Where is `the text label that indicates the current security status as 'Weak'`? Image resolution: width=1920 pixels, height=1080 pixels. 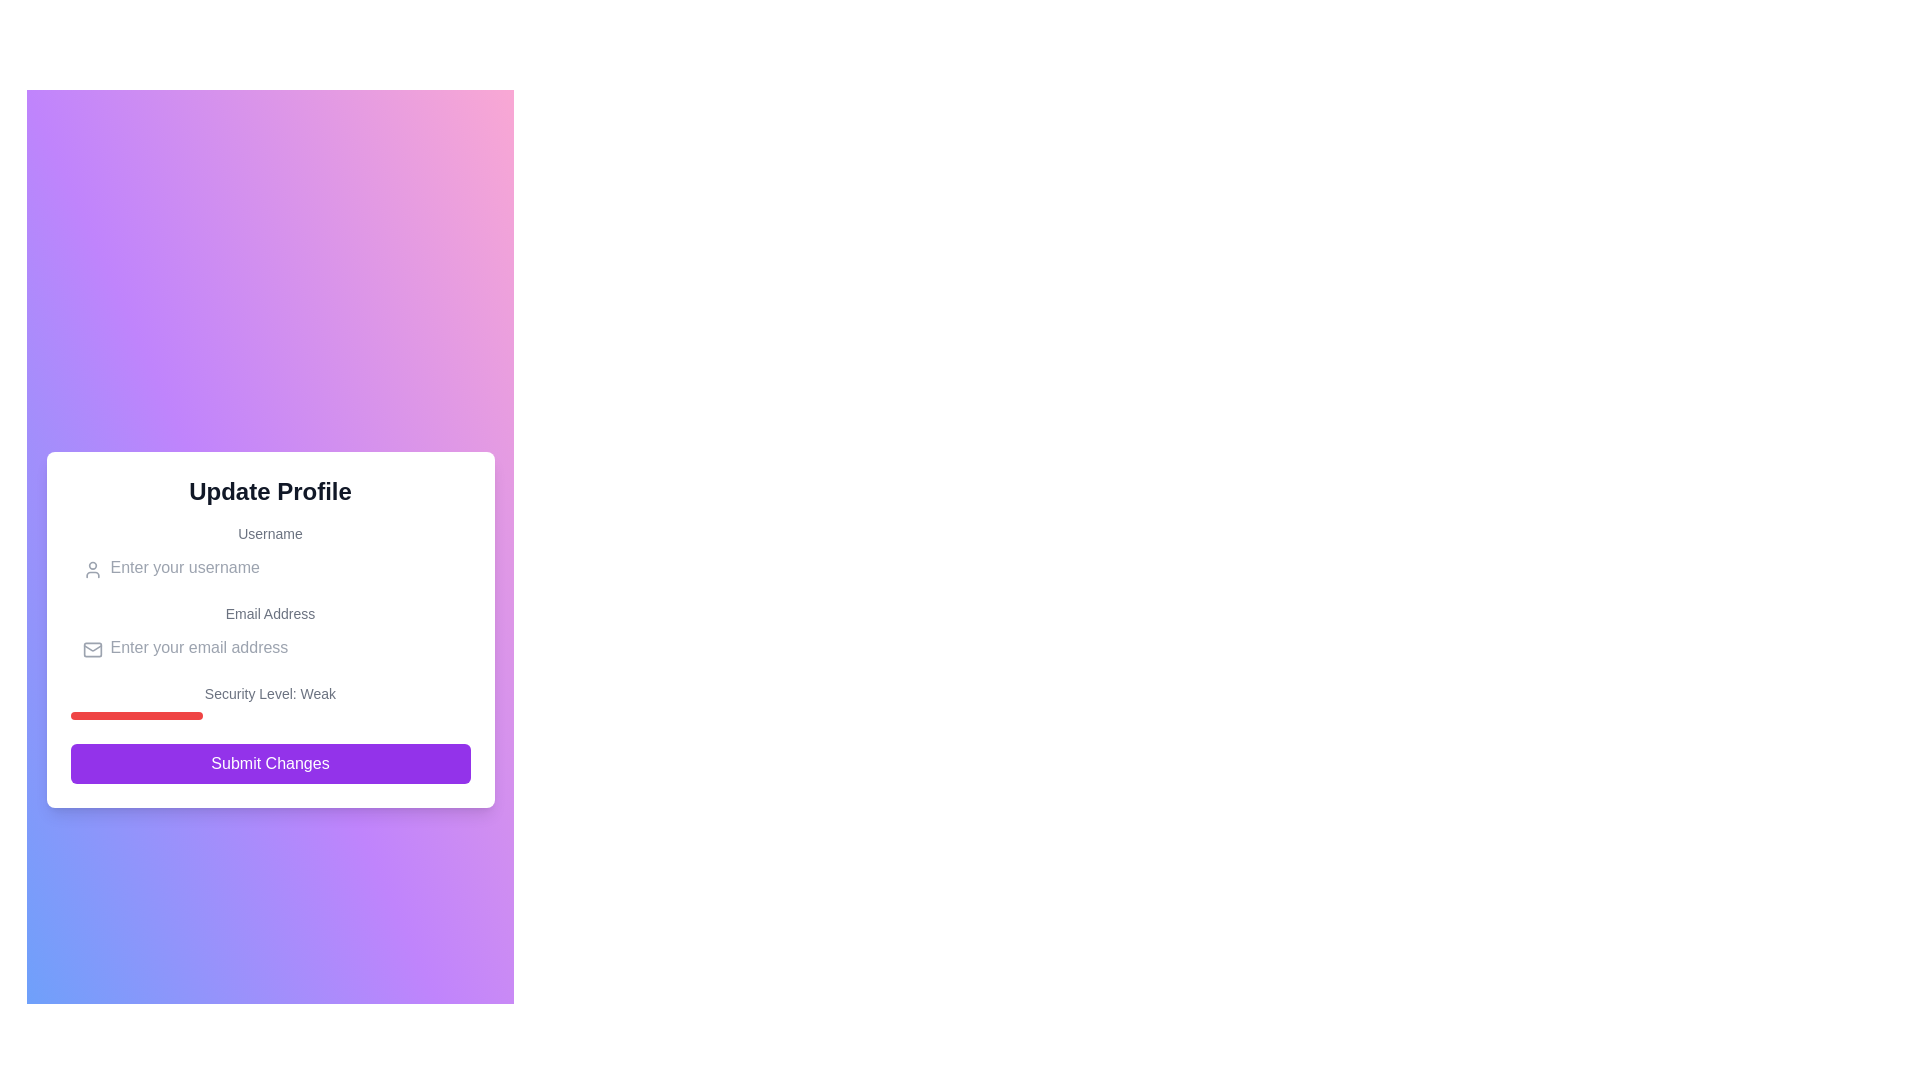
the text label that indicates the current security status as 'Weak' is located at coordinates (269, 693).